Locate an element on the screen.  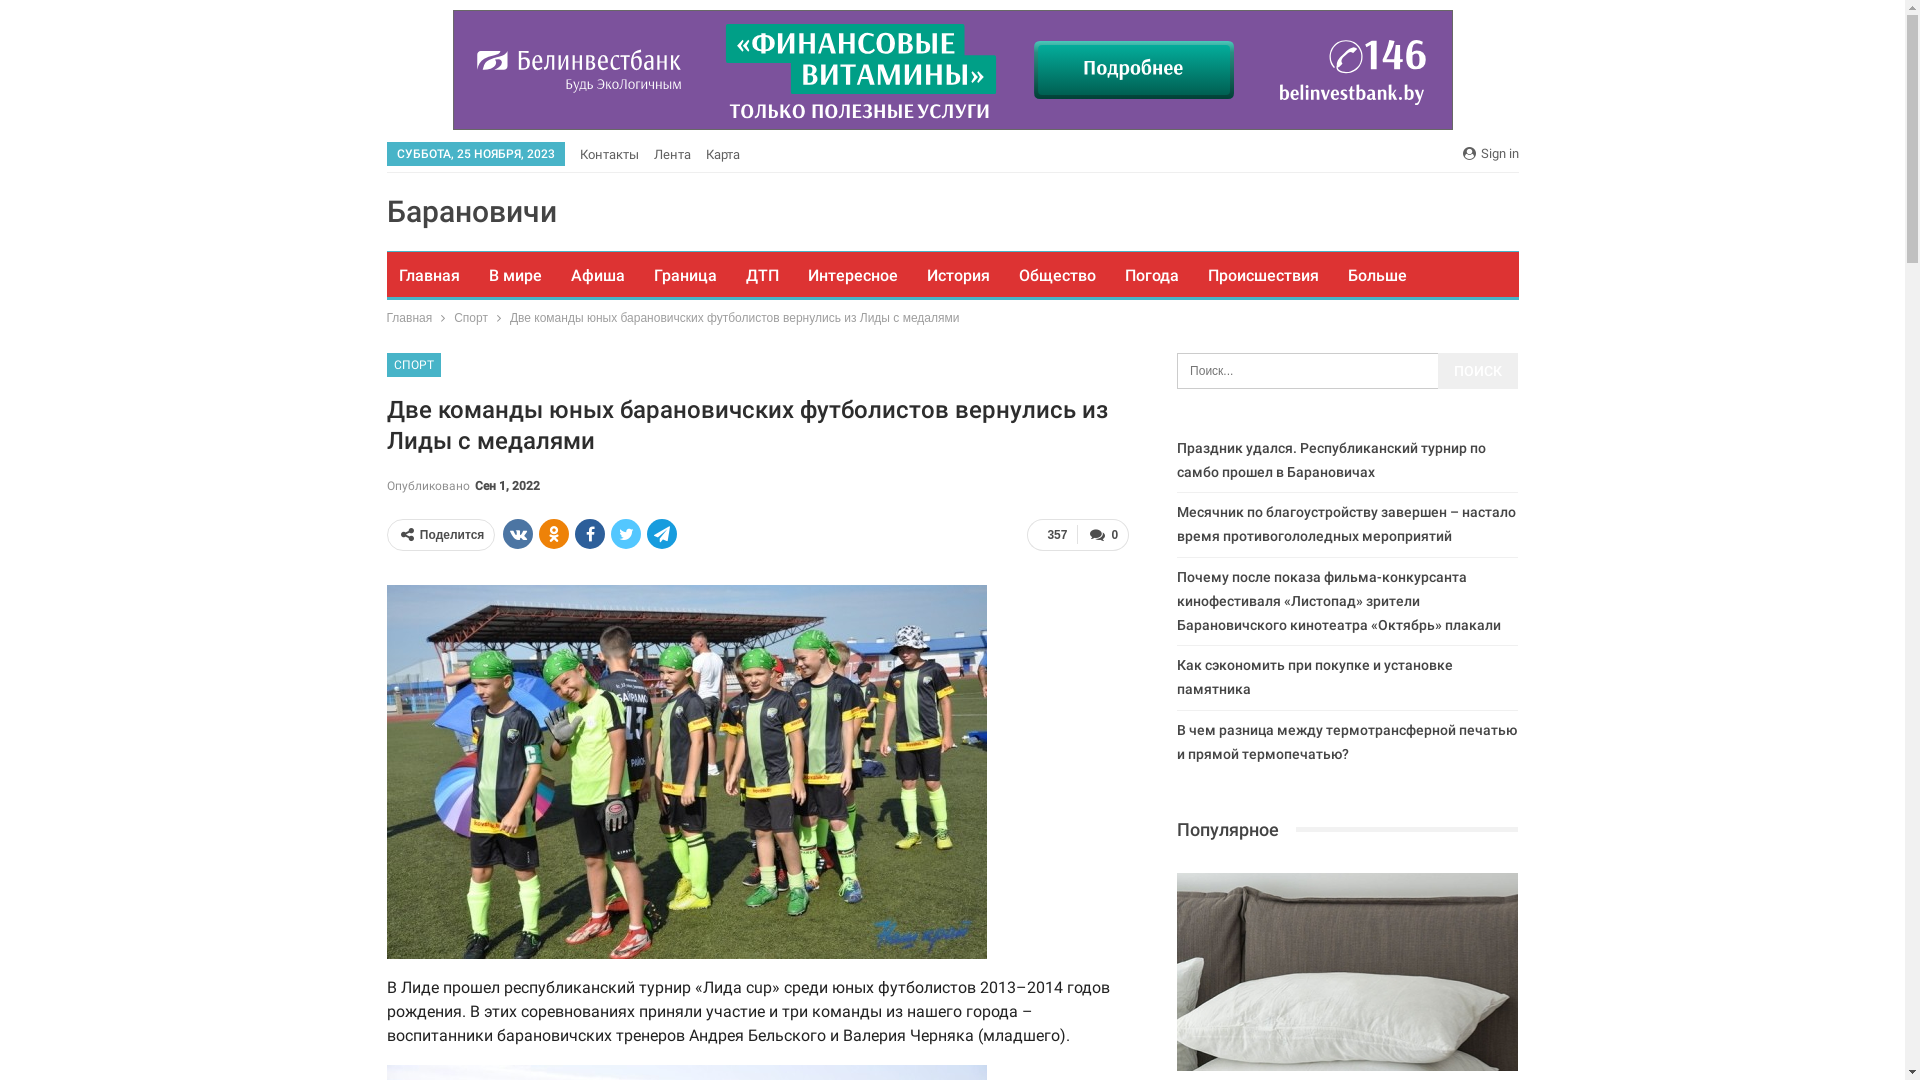
'0' is located at coordinates (1102, 534).